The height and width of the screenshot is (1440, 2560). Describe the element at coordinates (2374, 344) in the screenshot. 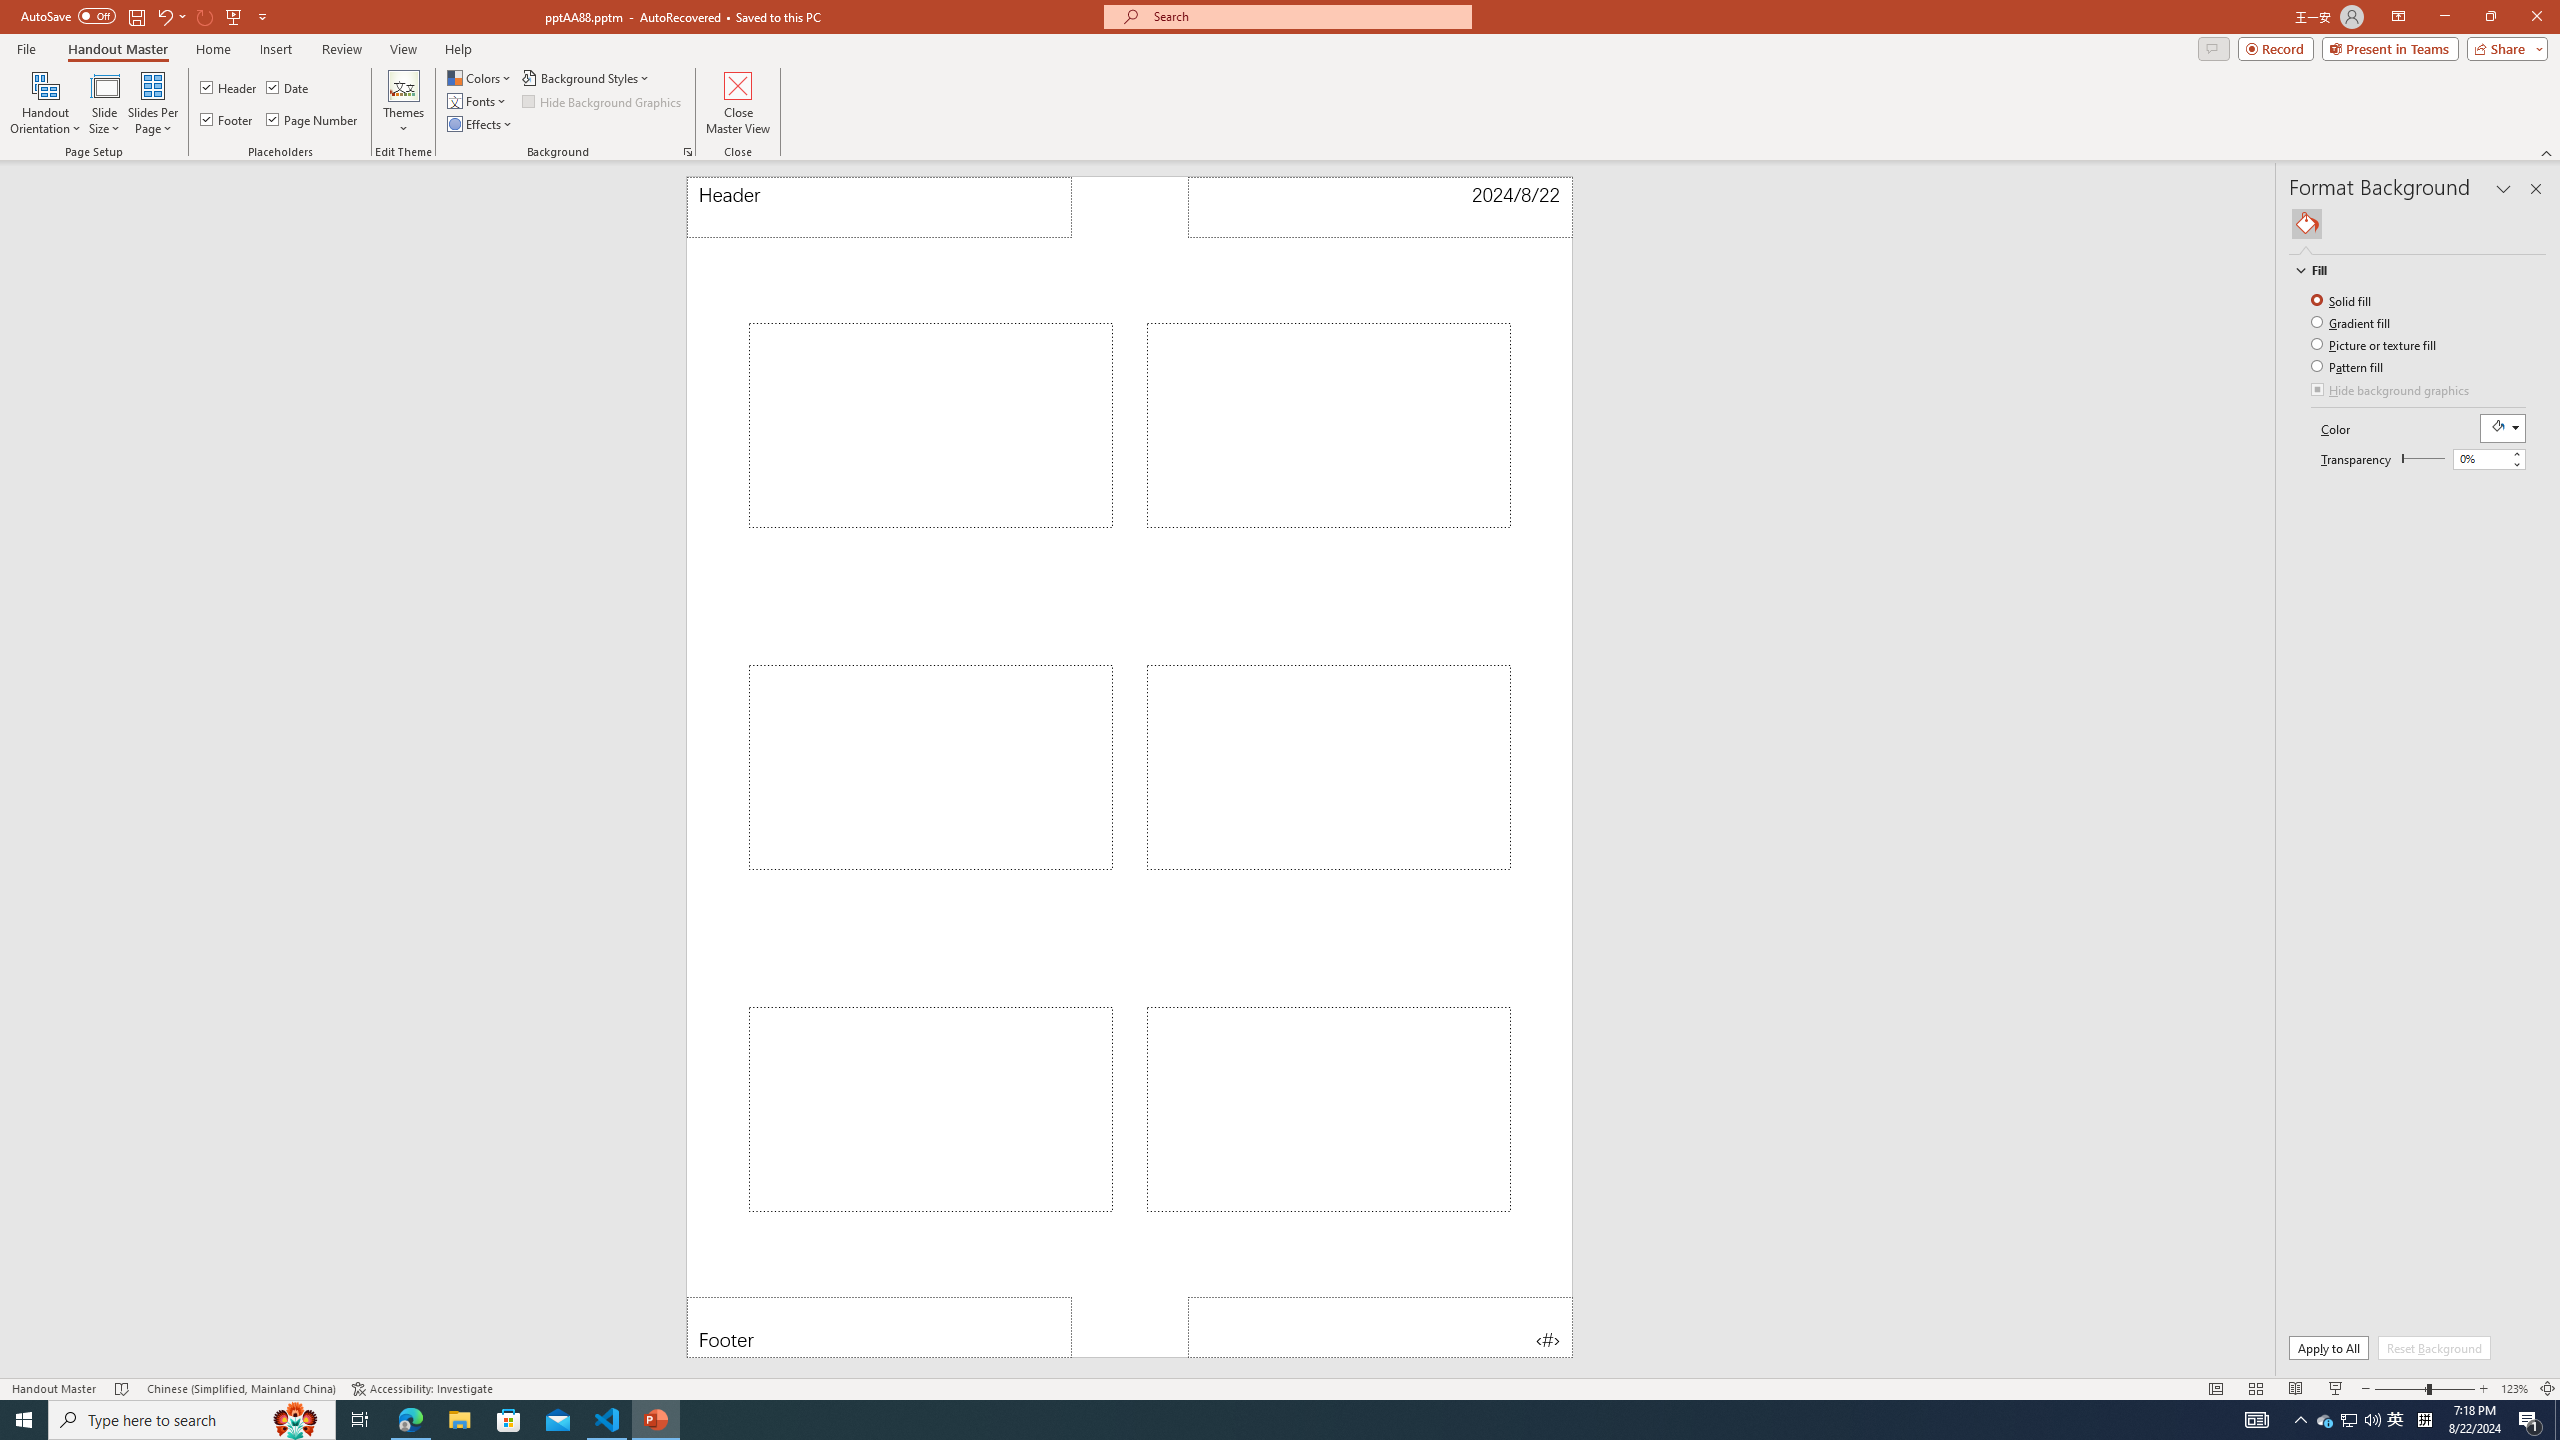

I see `'Picture or texture fill'` at that location.